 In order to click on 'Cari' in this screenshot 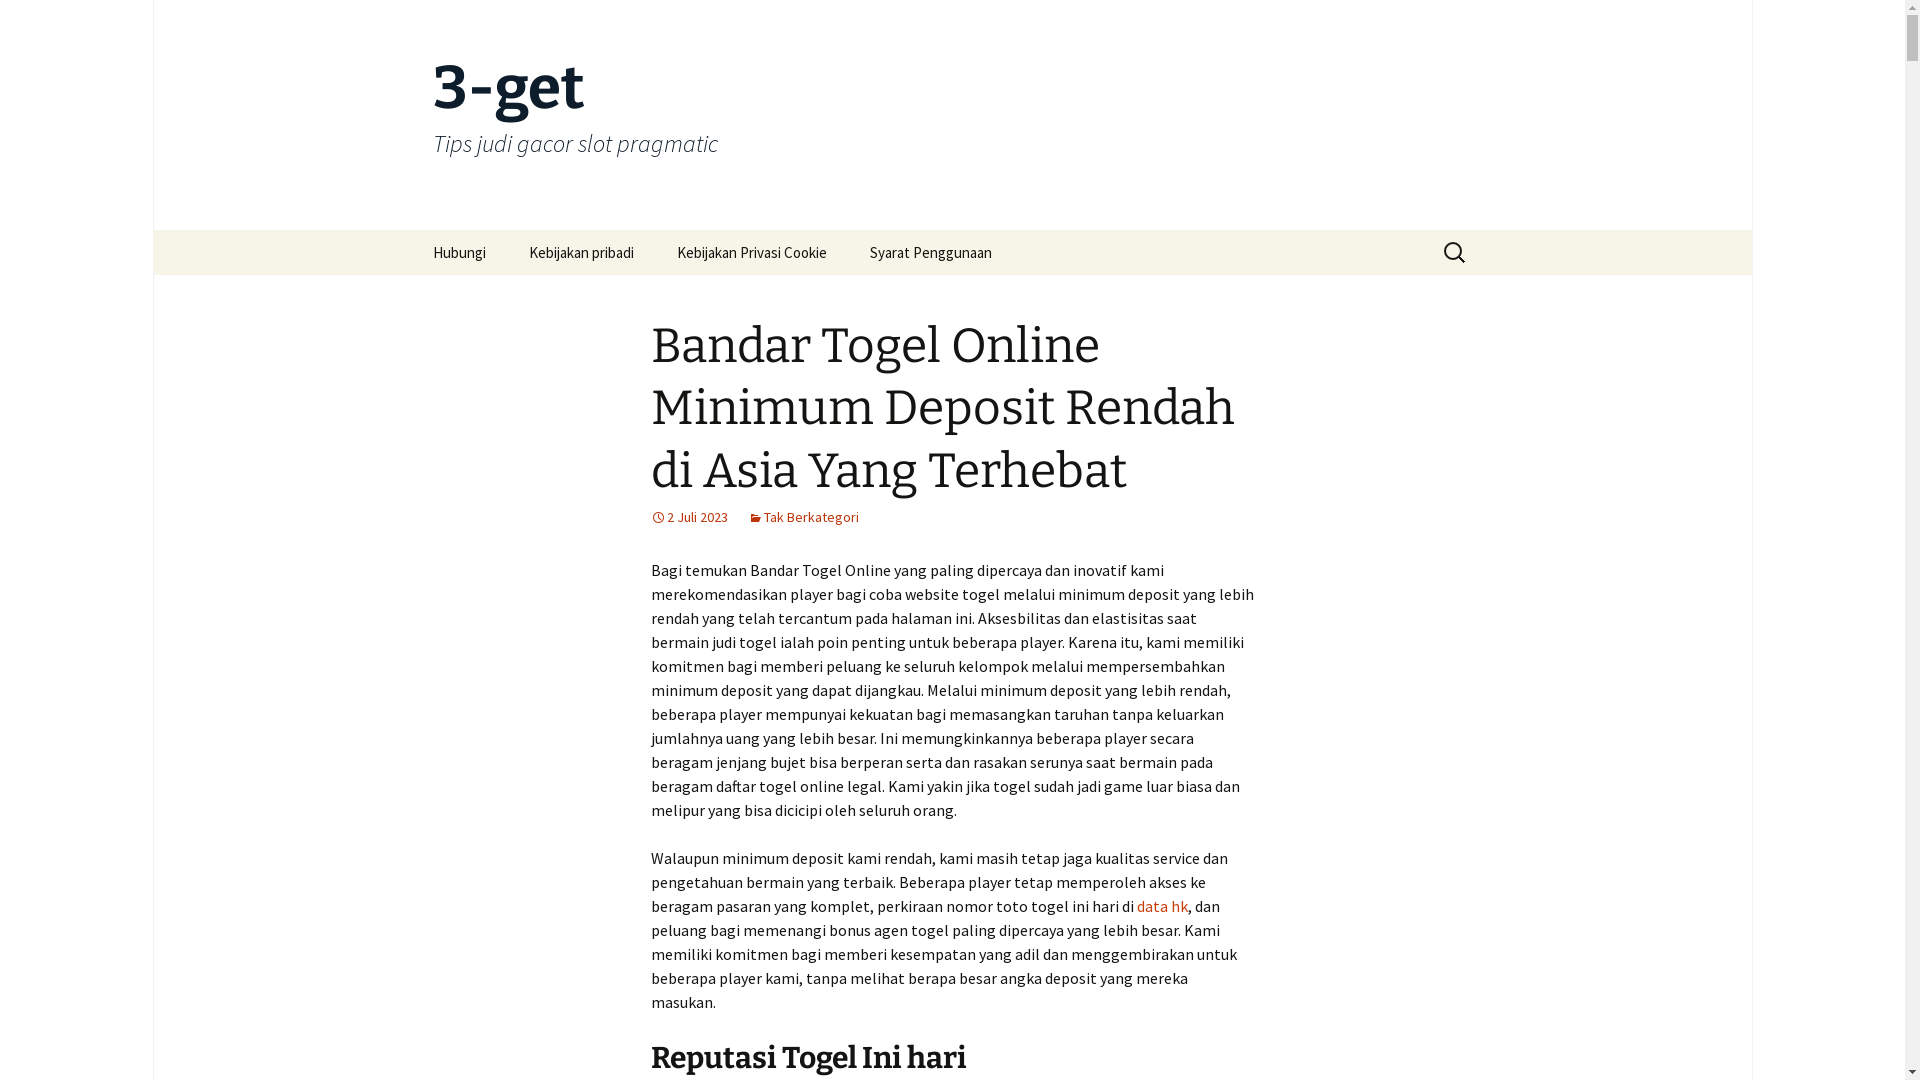, I will do `click(24, 22)`.